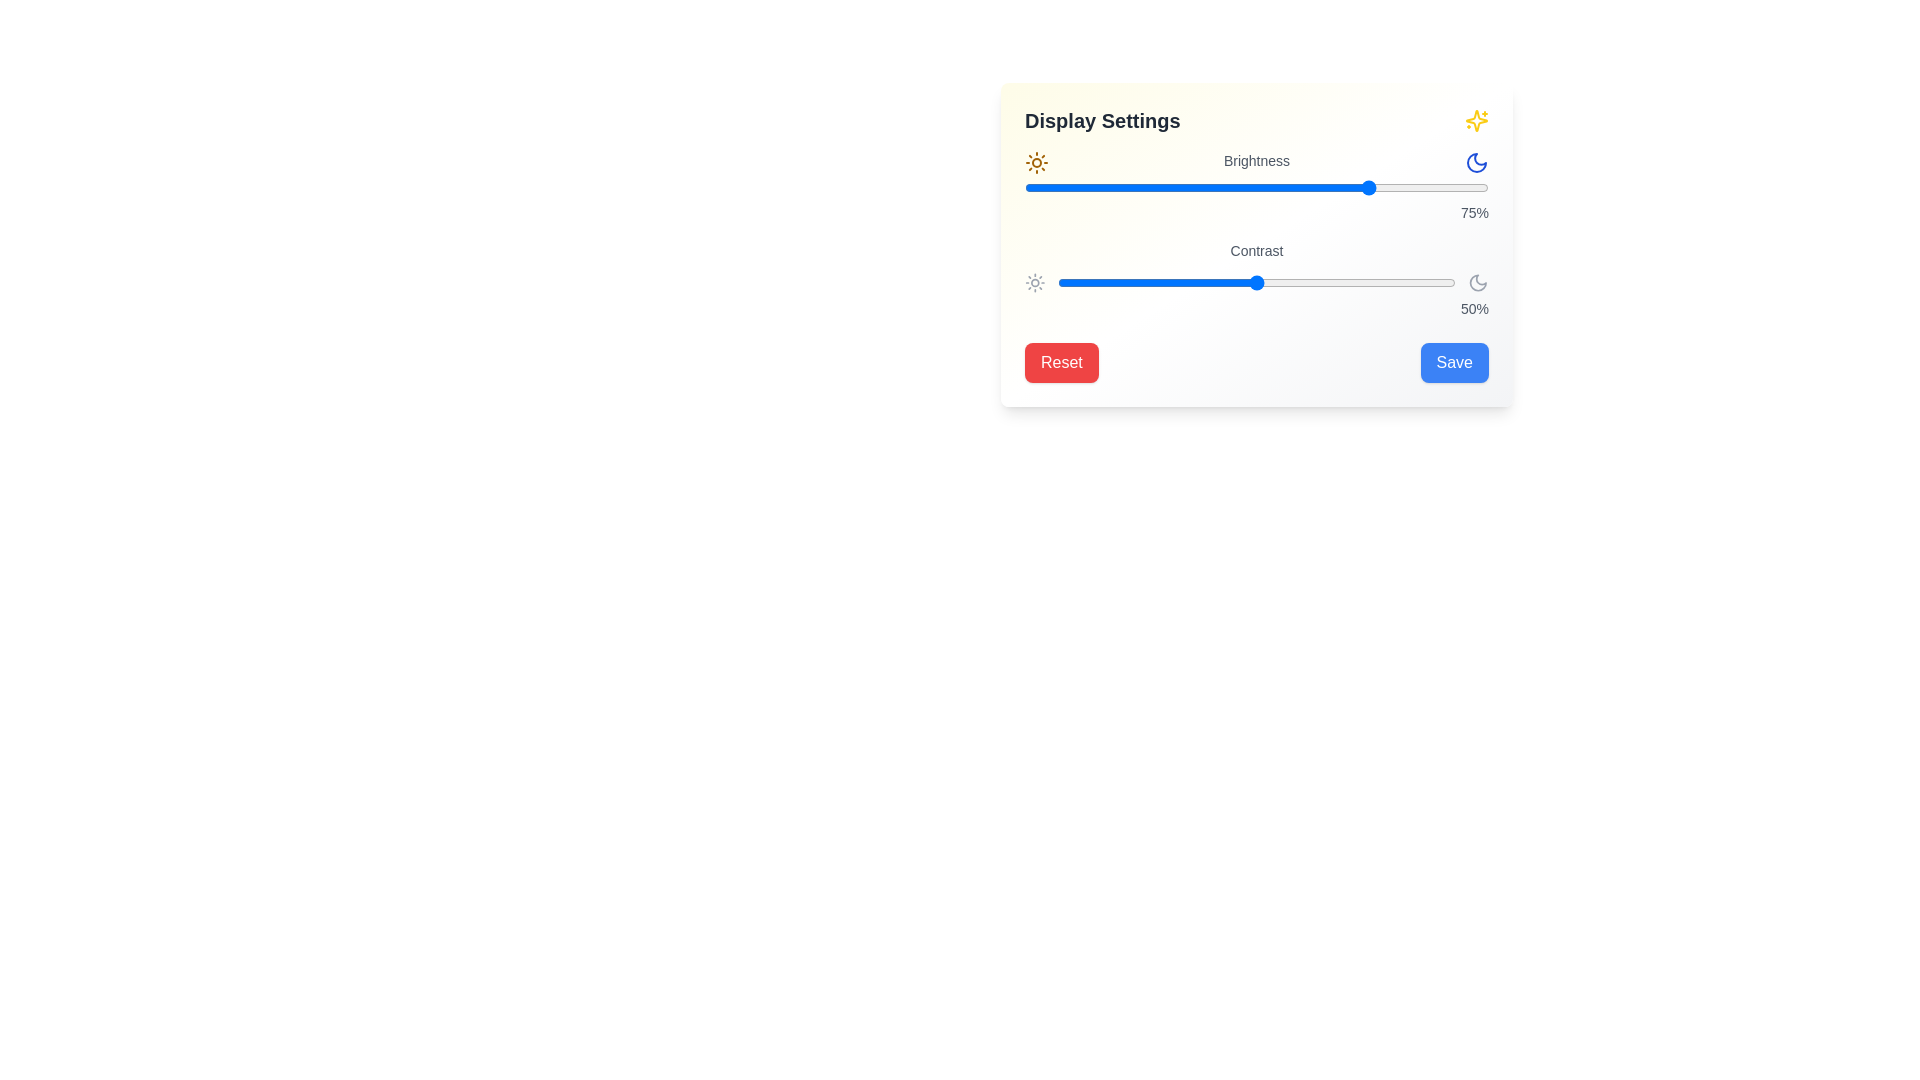 The image size is (1920, 1080). What do you see at coordinates (1454, 362) in the screenshot?
I see `the 'Save' button, a blue rectangular button with white text` at bounding box center [1454, 362].